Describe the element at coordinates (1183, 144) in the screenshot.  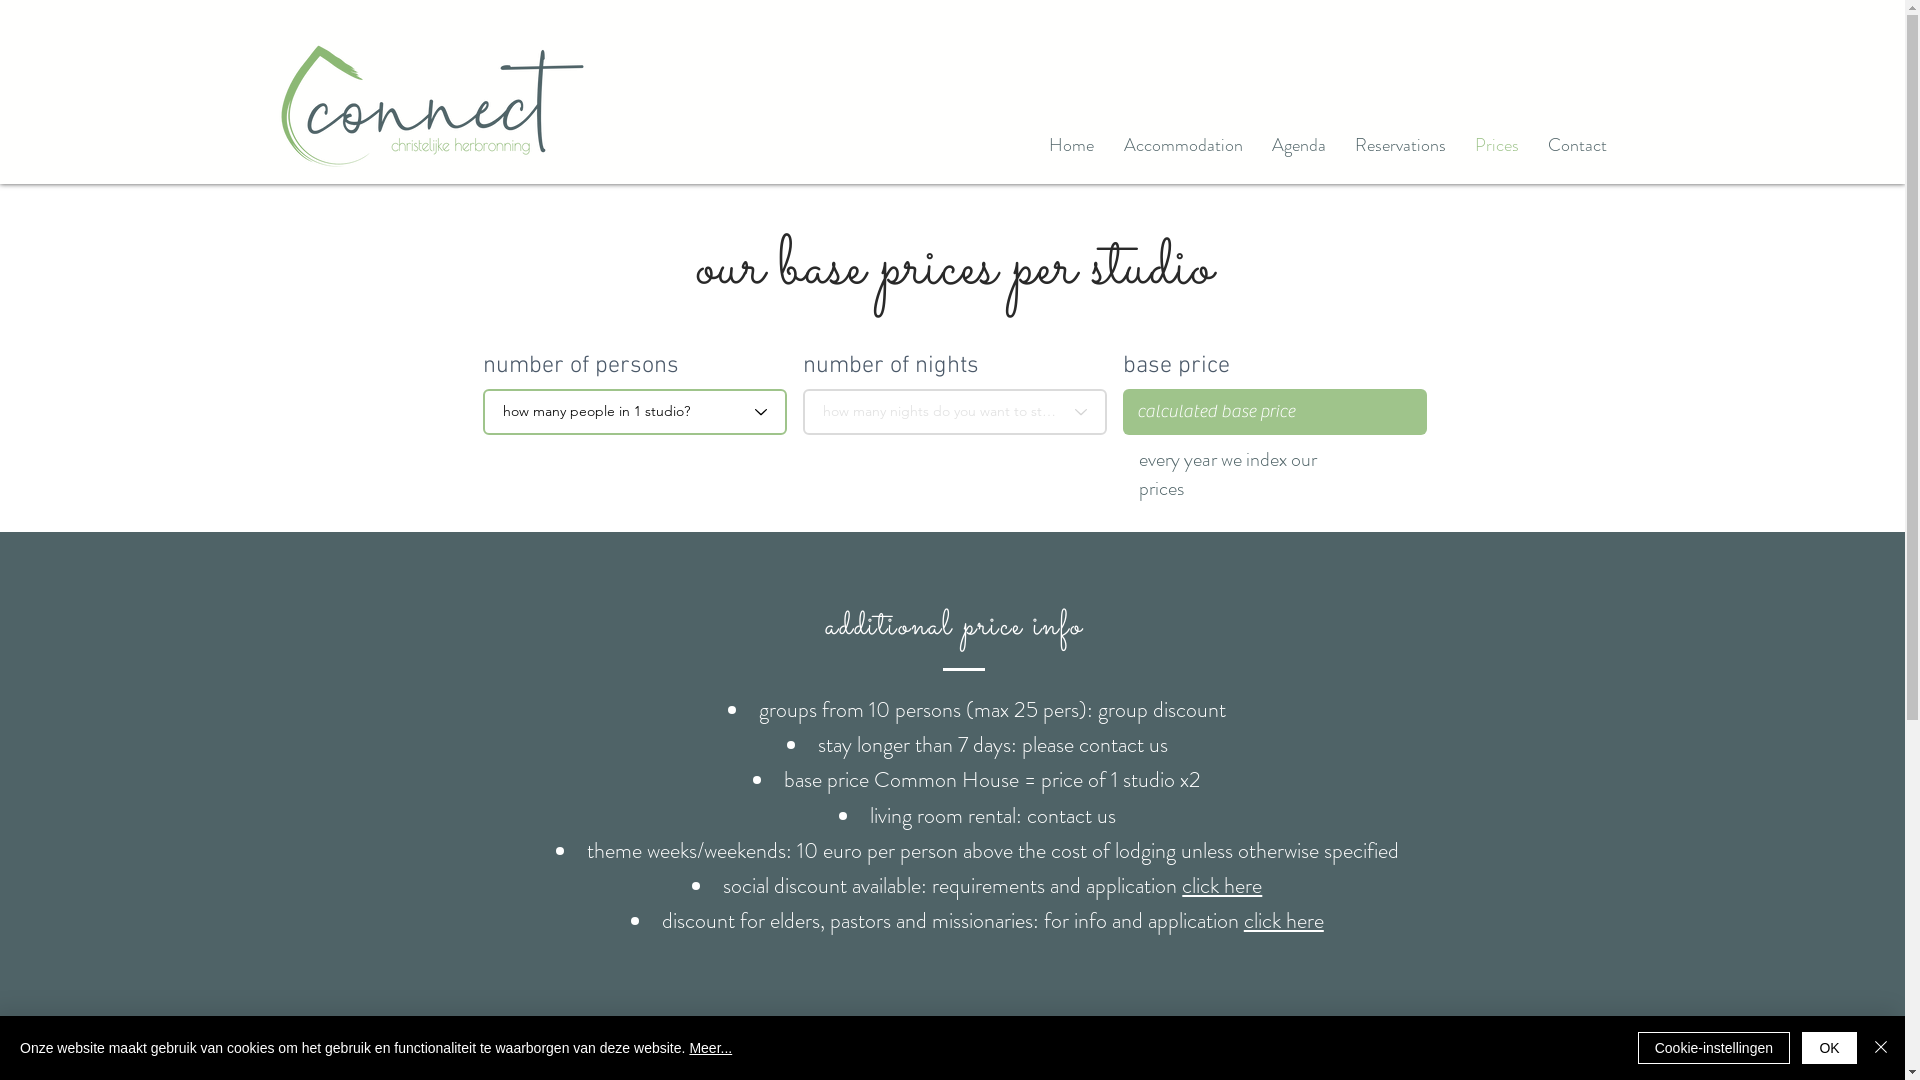
I see `'Accommodation'` at that location.